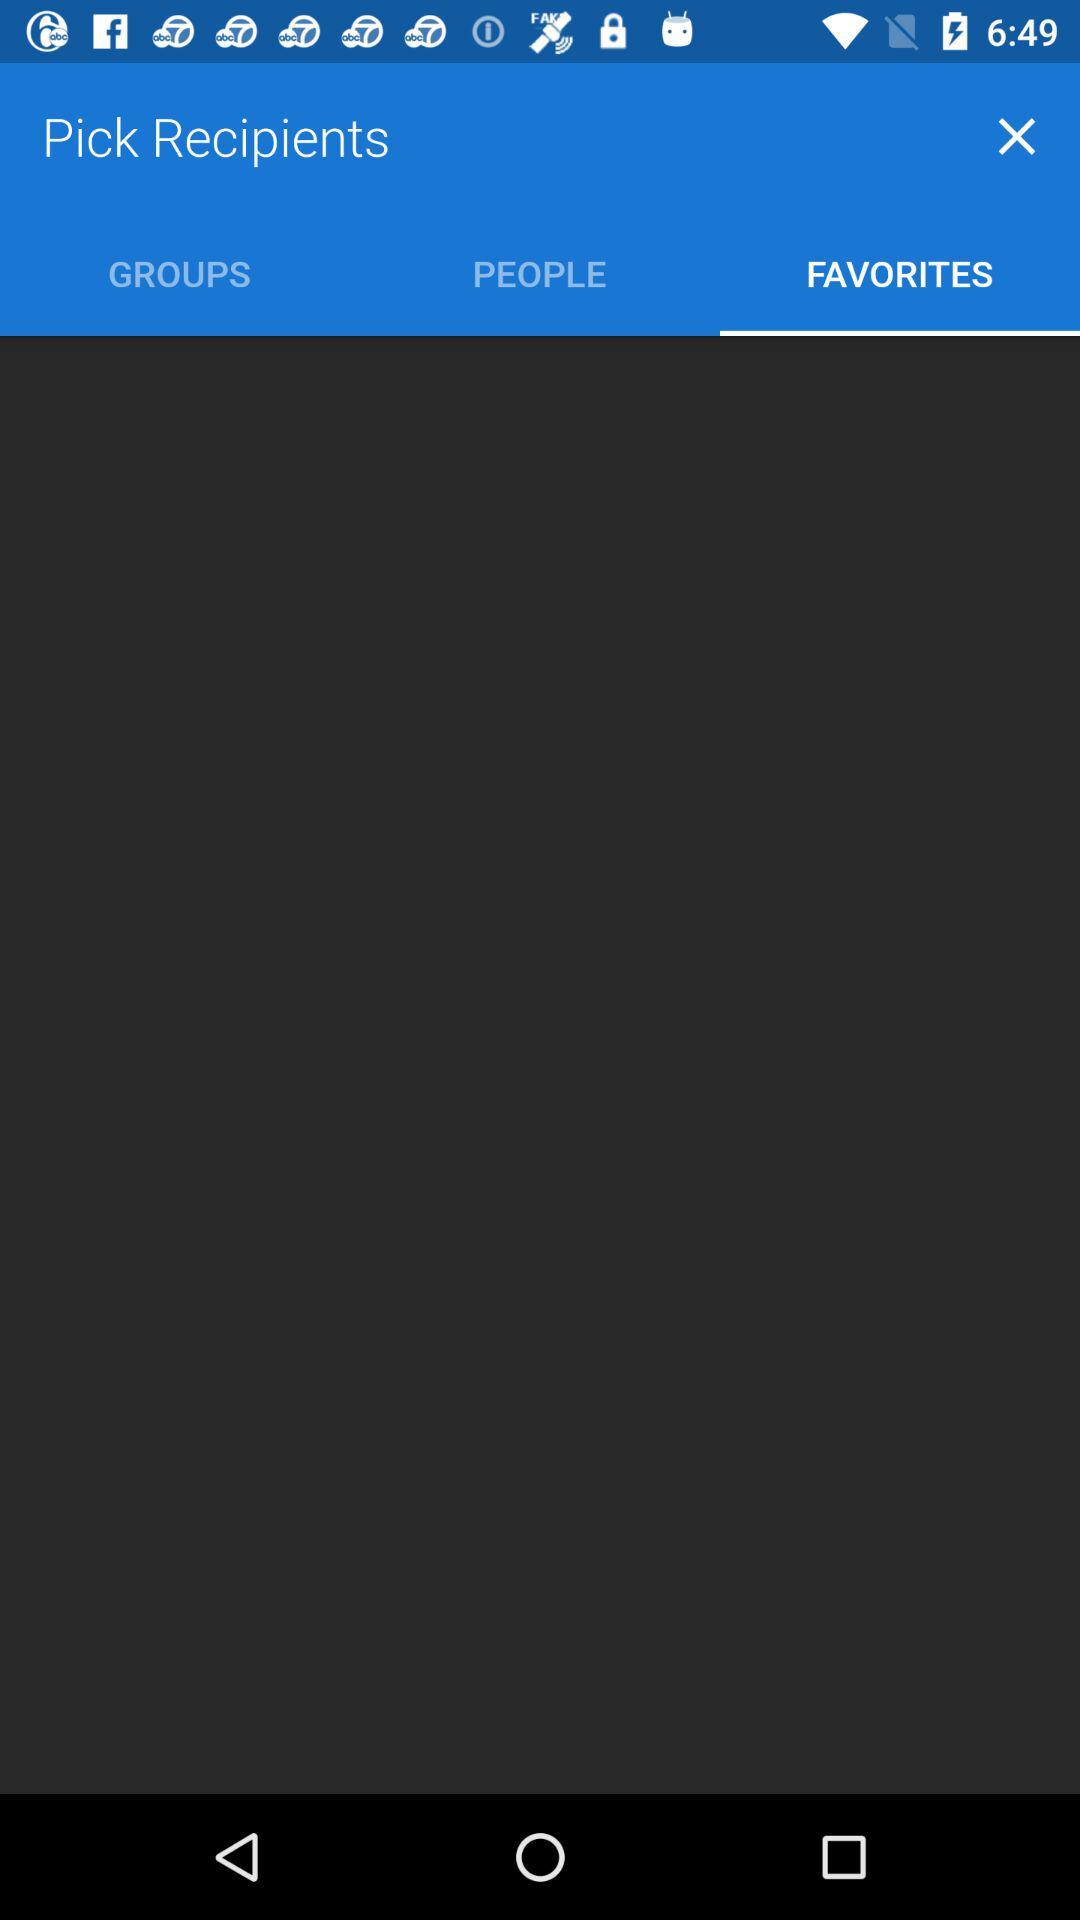  I want to click on the favorites icon, so click(898, 272).